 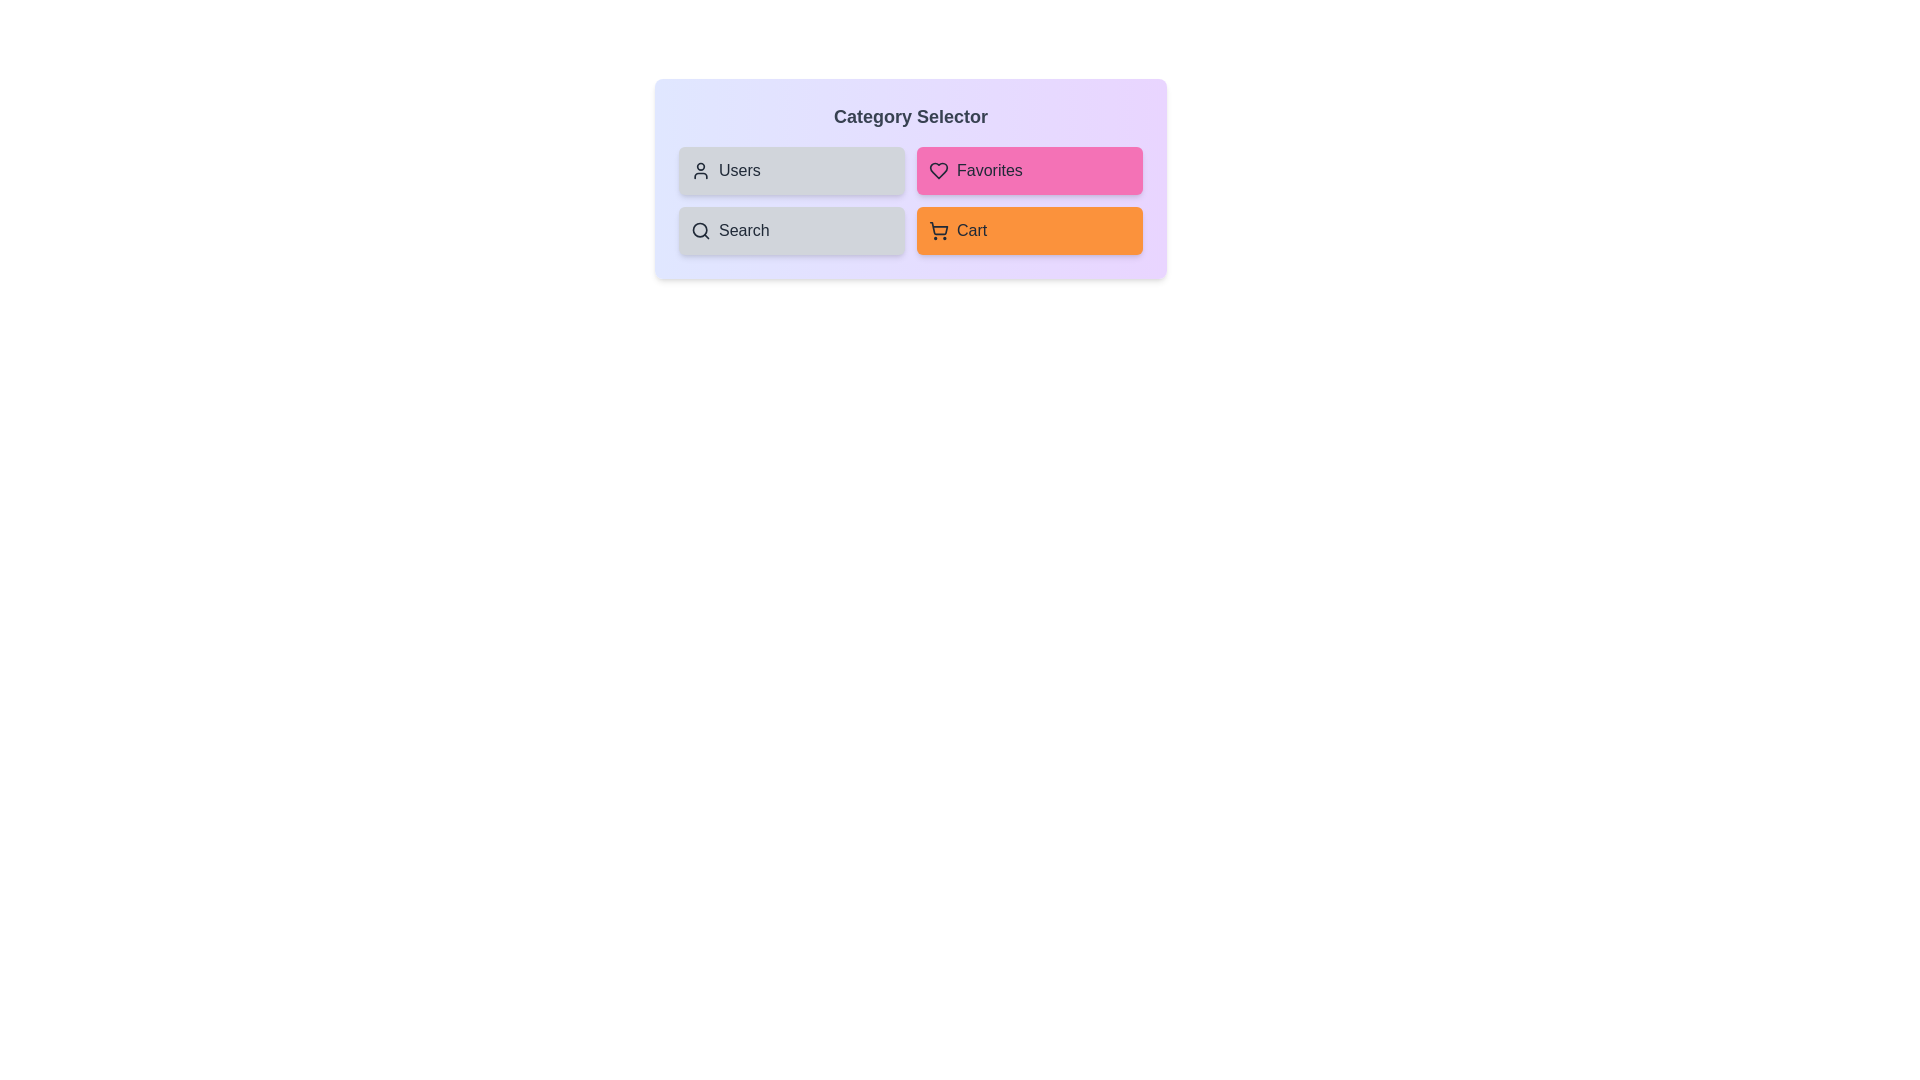 I want to click on the 'Favorites' category to toggle its state, so click(x=1030, y=169).